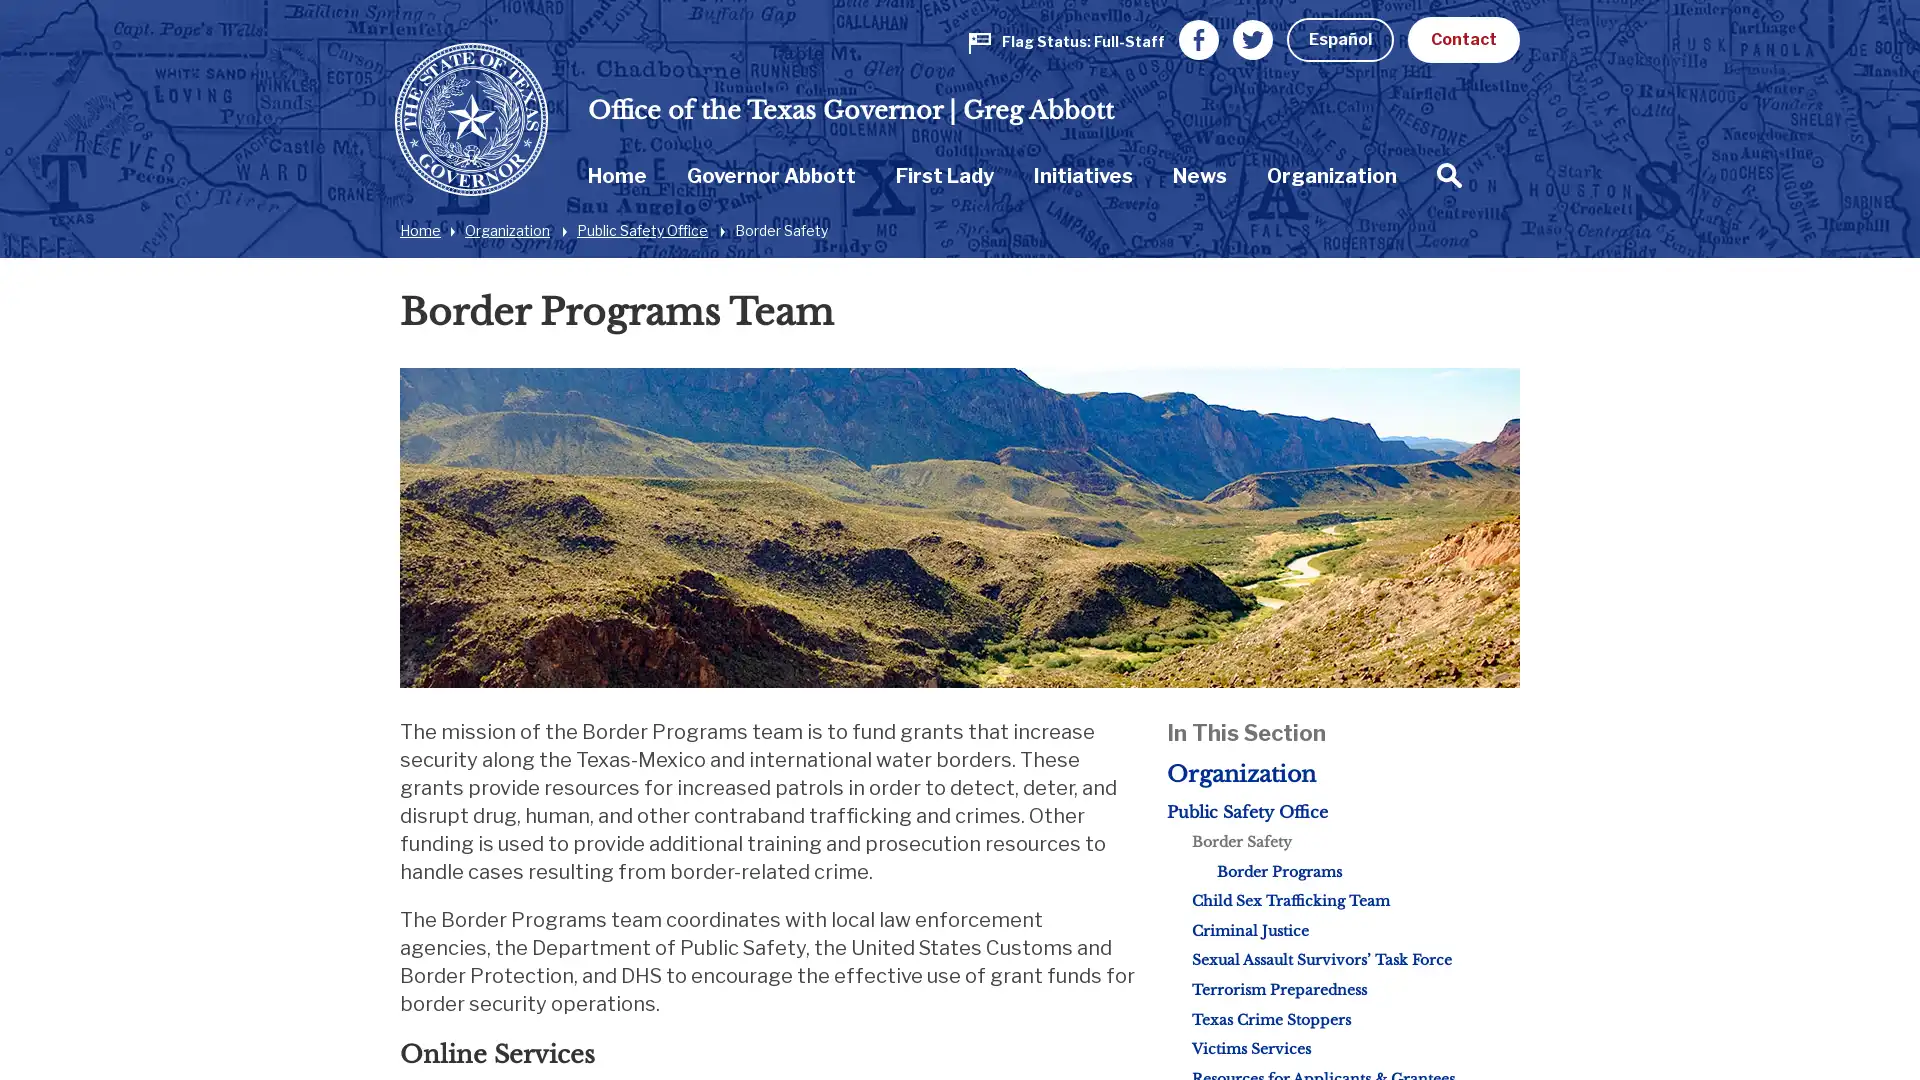 Image resolution: width=1920 pixels, height=1080 pixels. I want to click on search icon Search, so click(1410, 172).